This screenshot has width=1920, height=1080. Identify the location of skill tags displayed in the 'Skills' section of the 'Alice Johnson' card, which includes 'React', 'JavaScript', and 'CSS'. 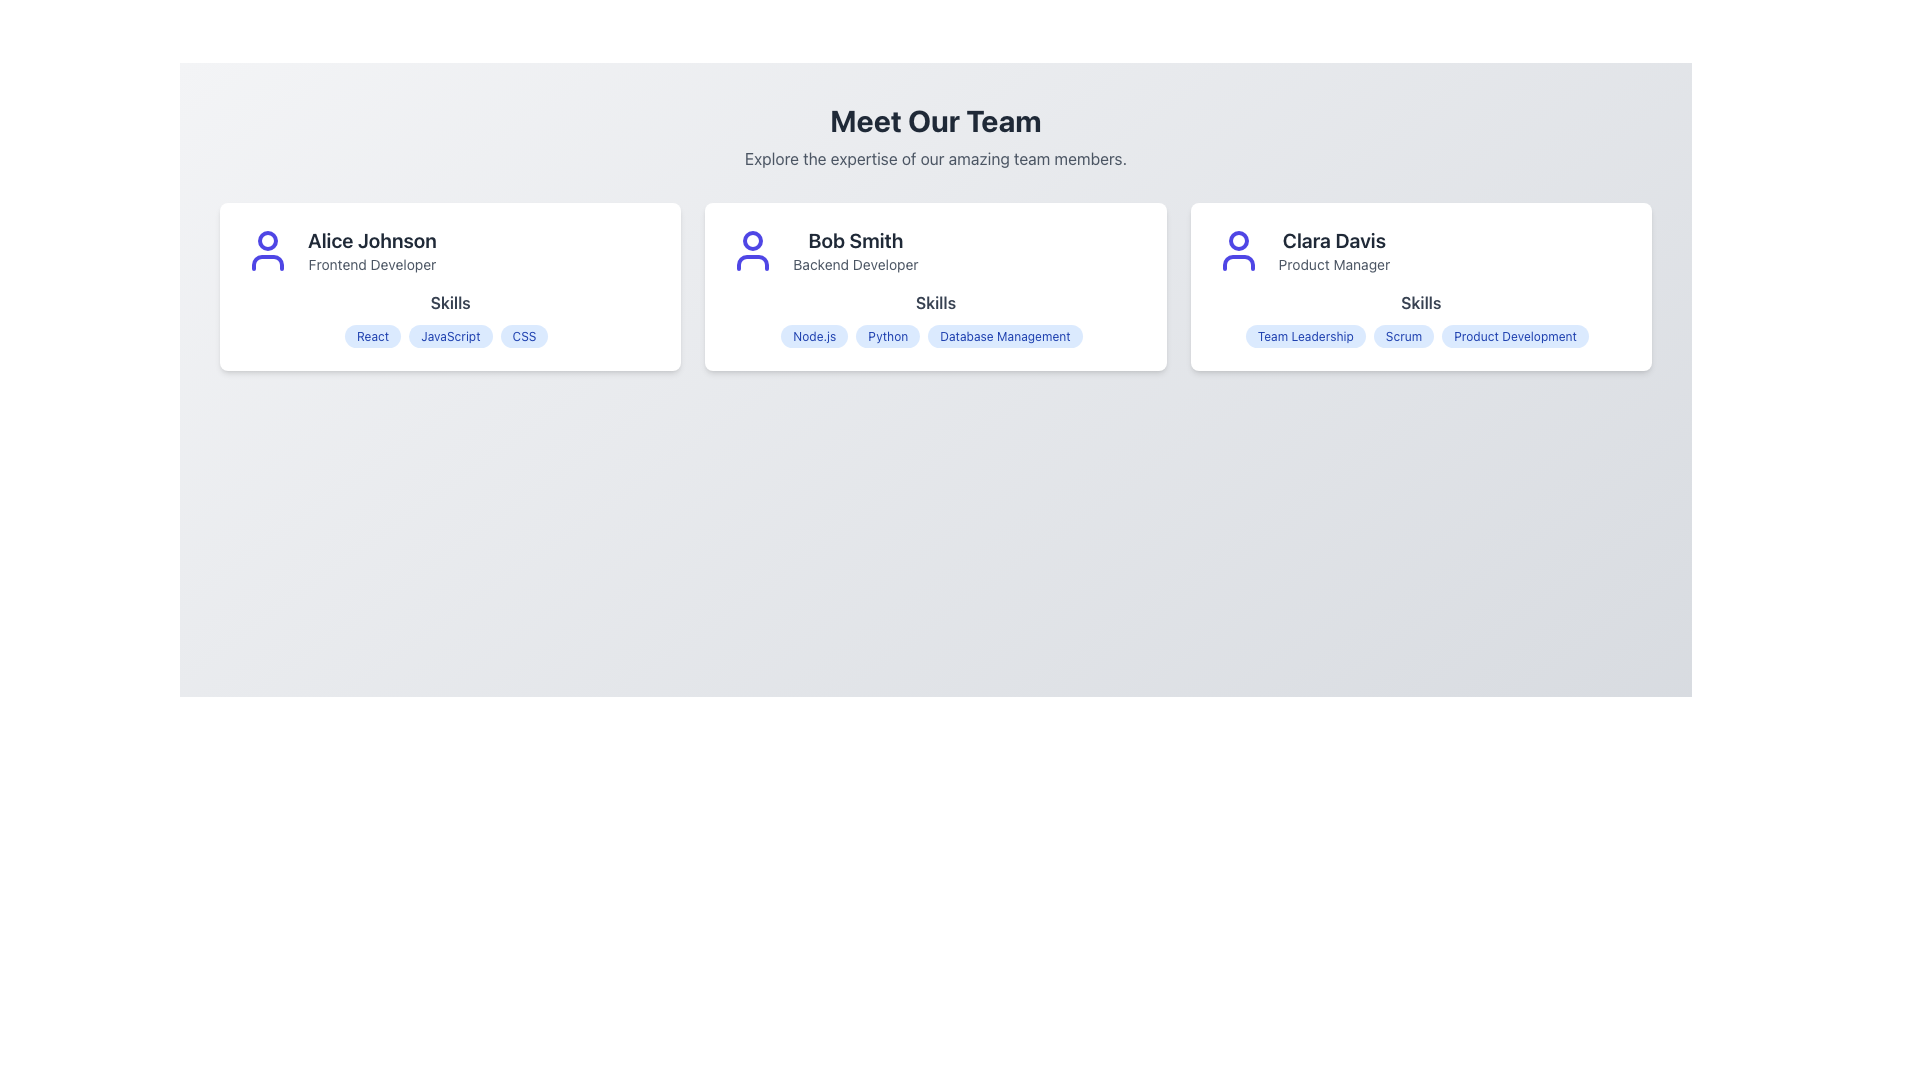
(449, 318).